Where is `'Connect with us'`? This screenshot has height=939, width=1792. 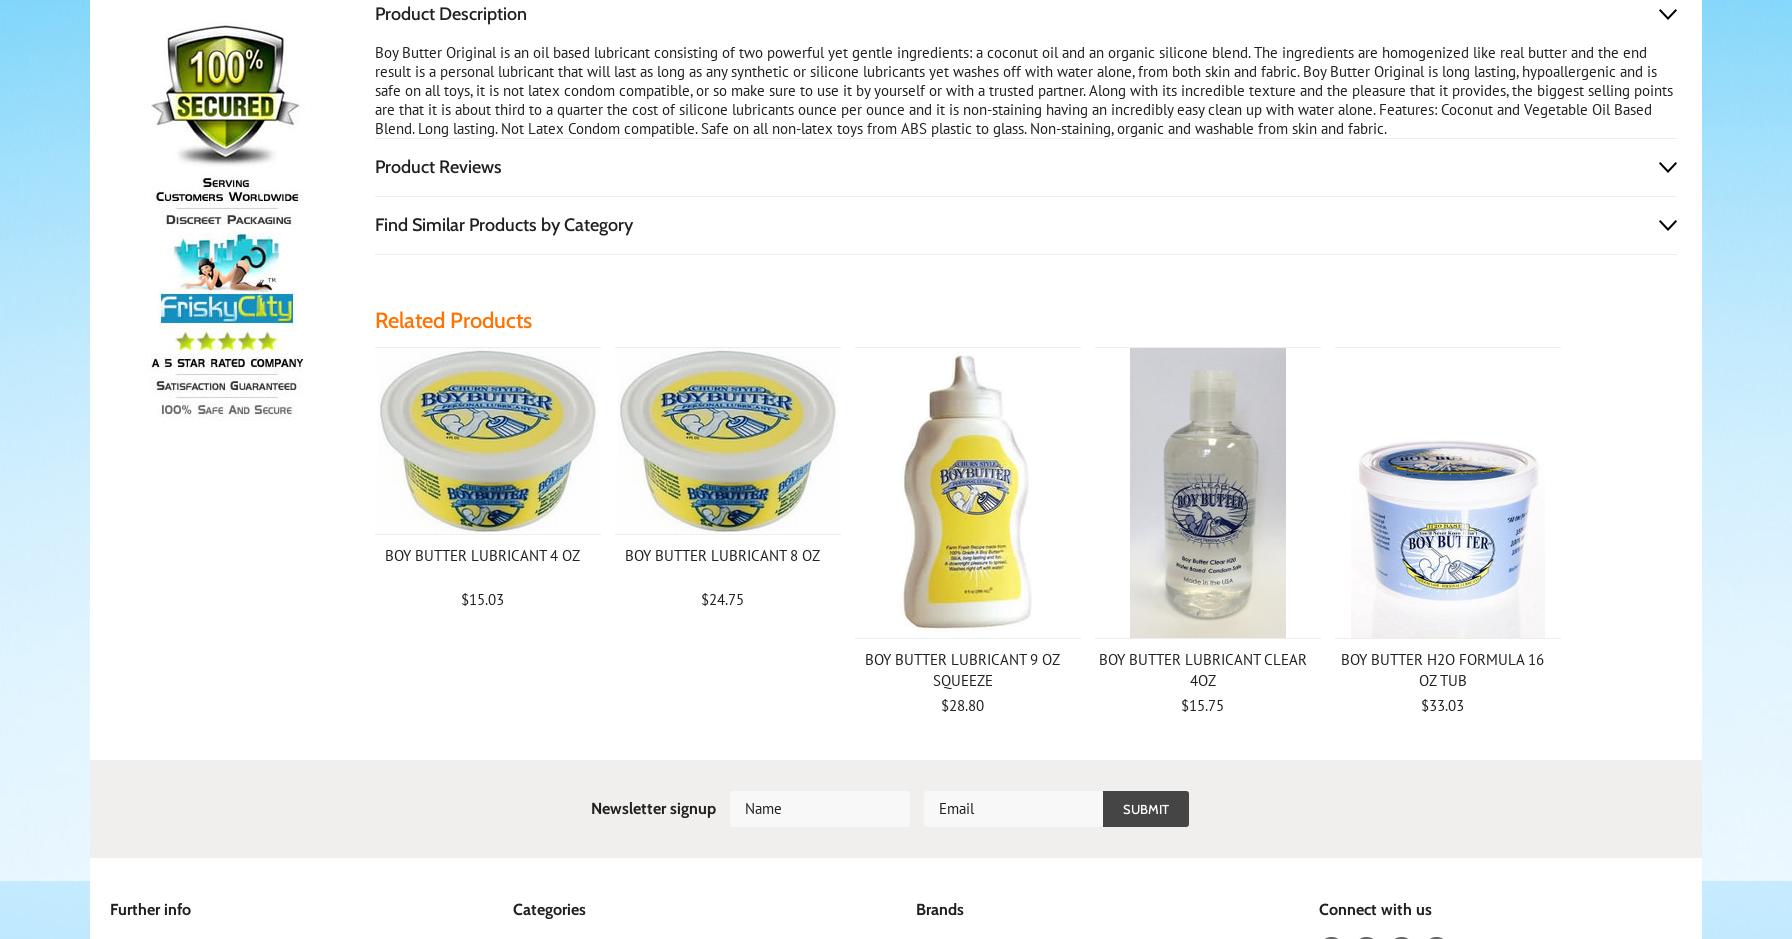 'Connect with us' is located at coordinates (1375, 908).